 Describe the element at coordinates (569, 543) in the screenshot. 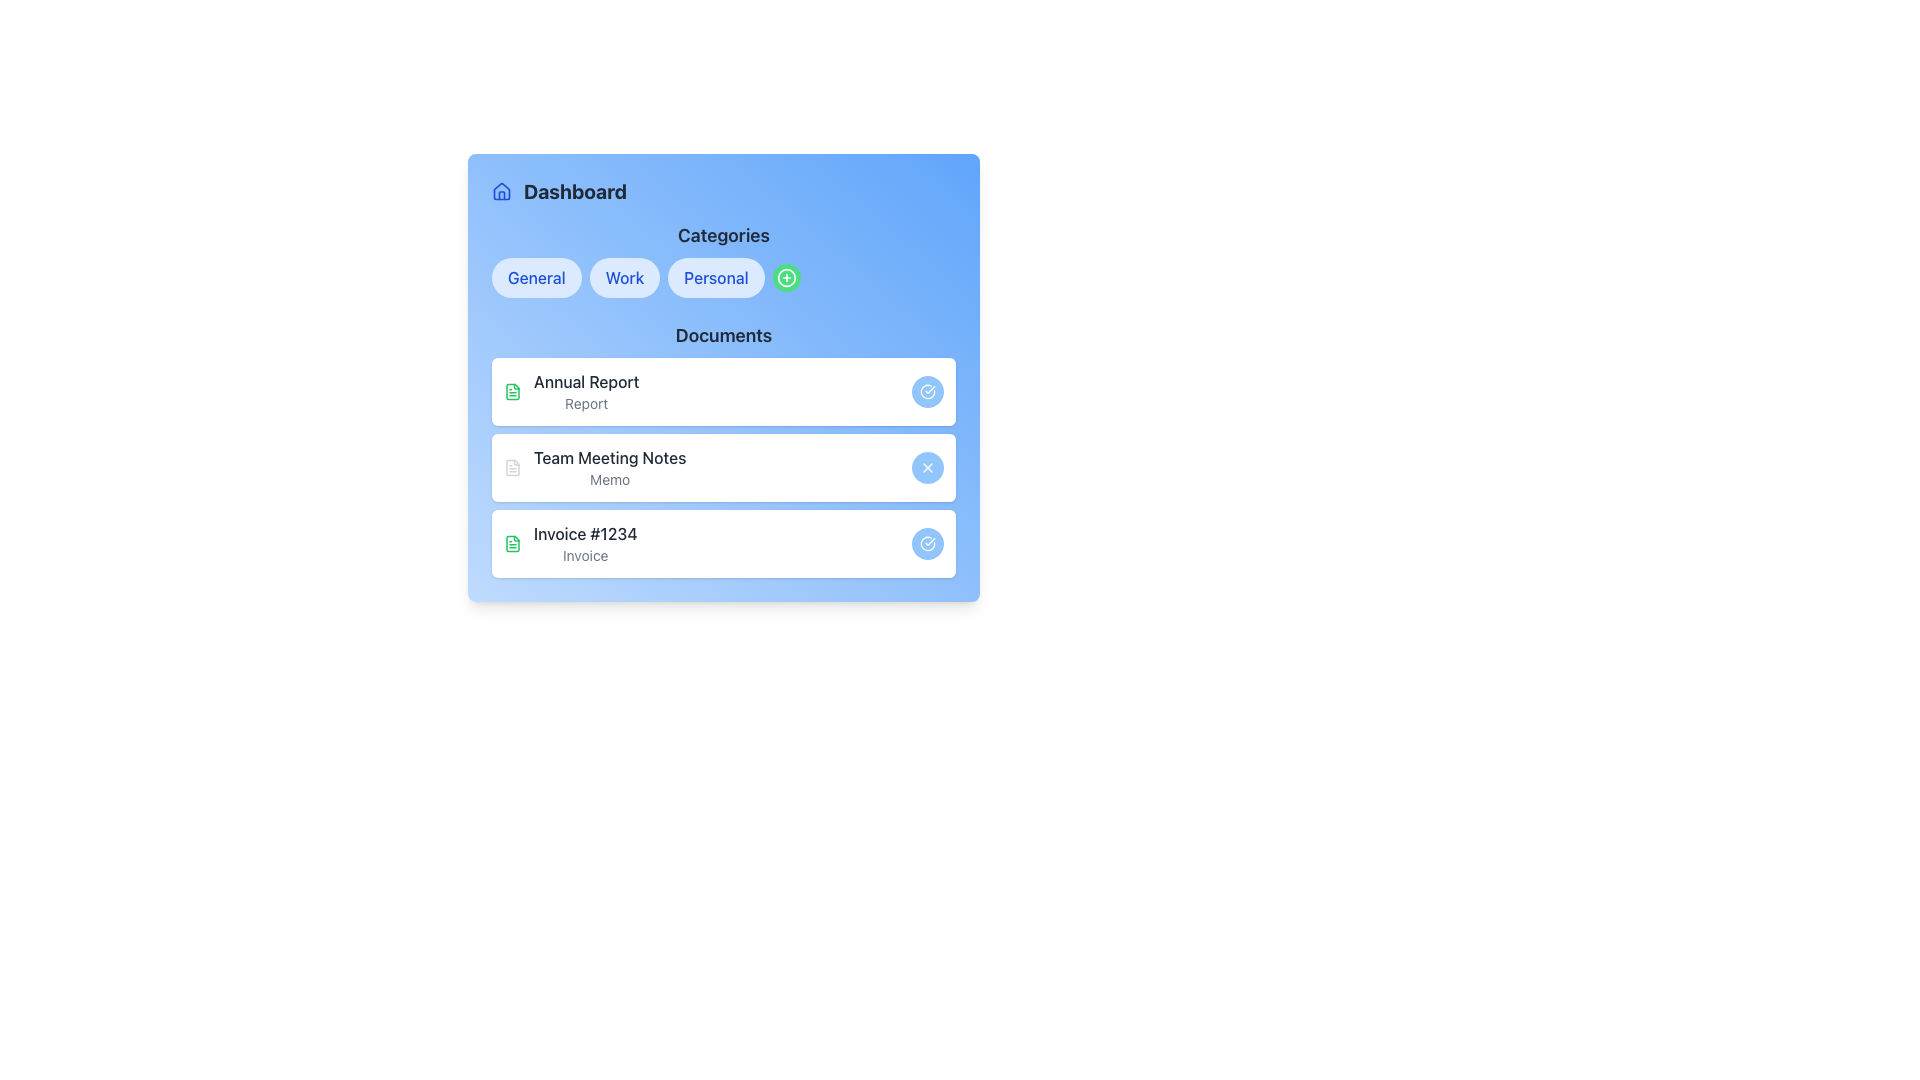

I see `the list item displaying 'Invoice #1234' which is the third entry in the 'Documents' section, featuring a green document icon to the left` at that location.